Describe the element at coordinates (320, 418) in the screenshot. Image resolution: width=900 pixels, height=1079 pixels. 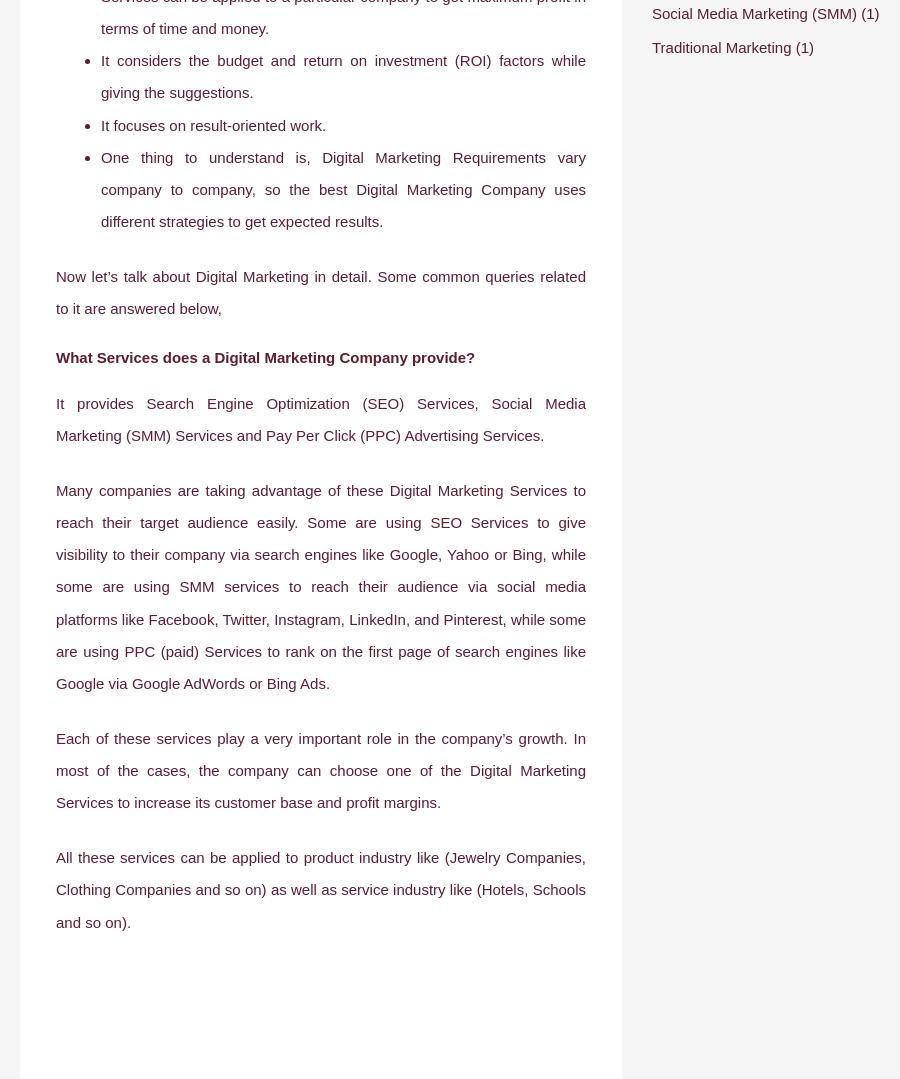
I see `'It provides Search Engine Optimization (SEO) Services, Social Media Marketing (SMM) Services and Pay Per Click (PPC) Advertising Services.'` at that location.